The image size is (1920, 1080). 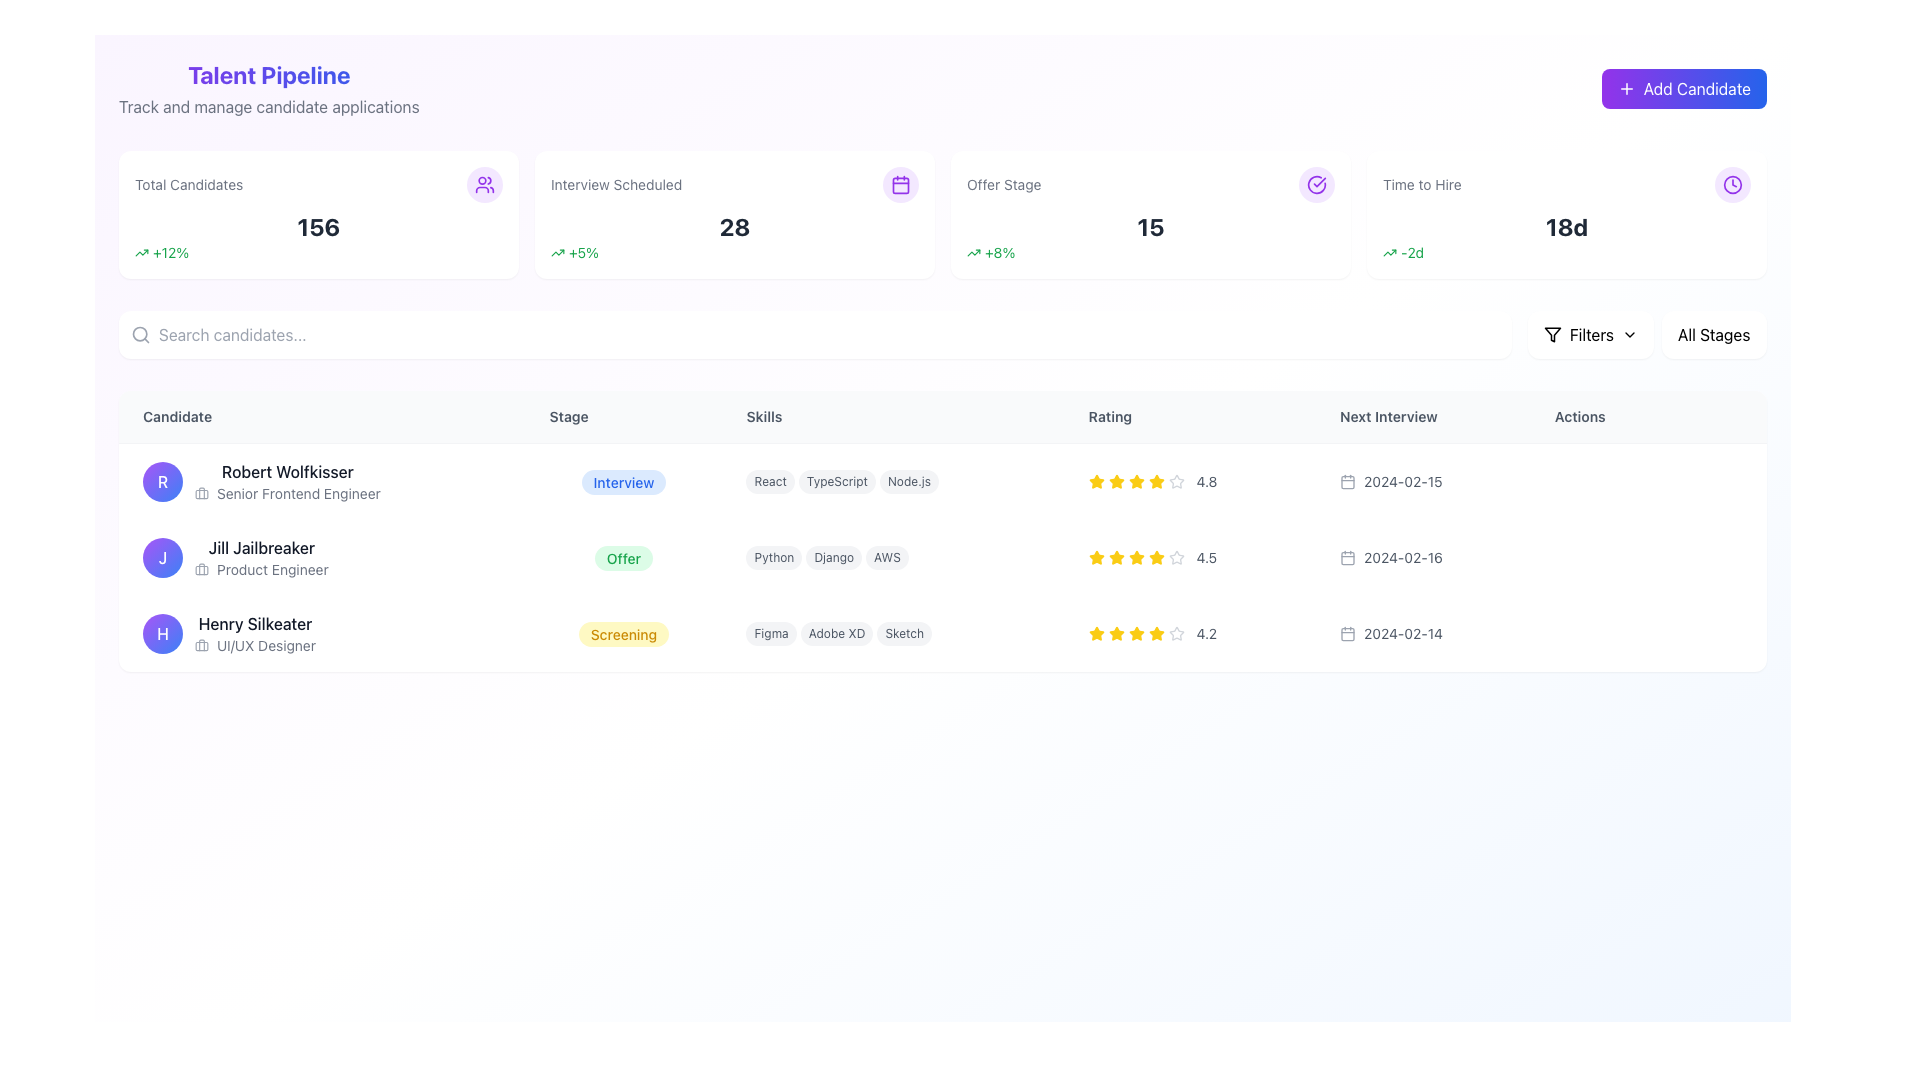 What do you see at coordinates (286, 493) in the screenshot?
I see `the Text label displaying the job title of the candidate 'Robert Wolfkisser', located below the candidate's name in the 'Candidate' column of the table` at bounding box center [286, 493].